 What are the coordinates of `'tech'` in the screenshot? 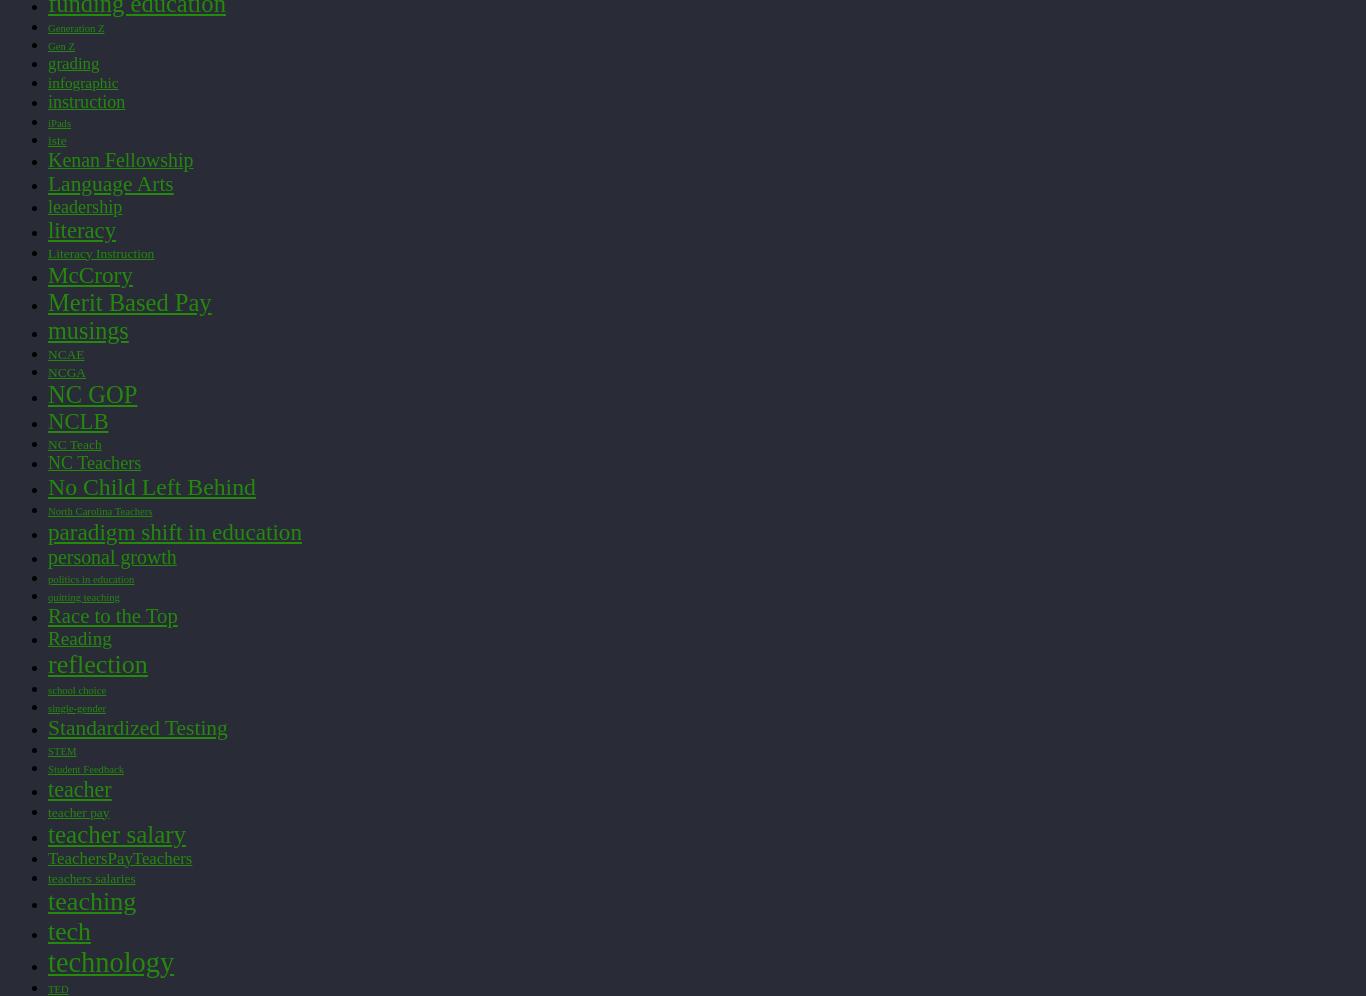 It's located at (47, 930).